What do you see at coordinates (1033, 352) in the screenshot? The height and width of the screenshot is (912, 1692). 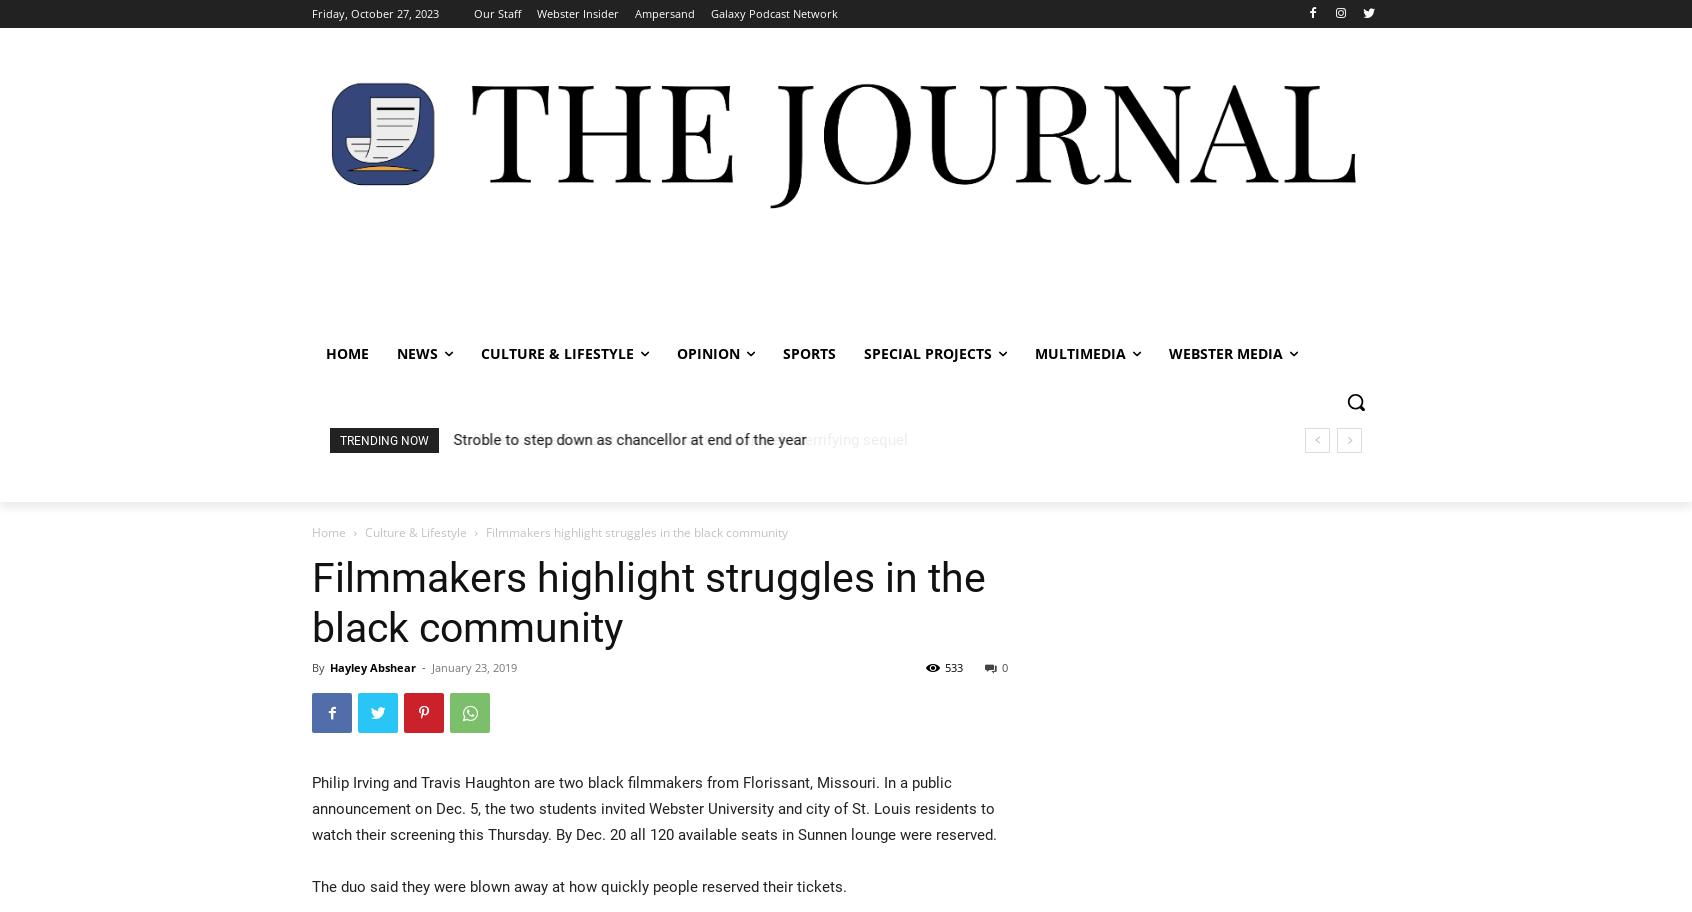 I see `'Multimedia'` at bounding box center [1033, 352].